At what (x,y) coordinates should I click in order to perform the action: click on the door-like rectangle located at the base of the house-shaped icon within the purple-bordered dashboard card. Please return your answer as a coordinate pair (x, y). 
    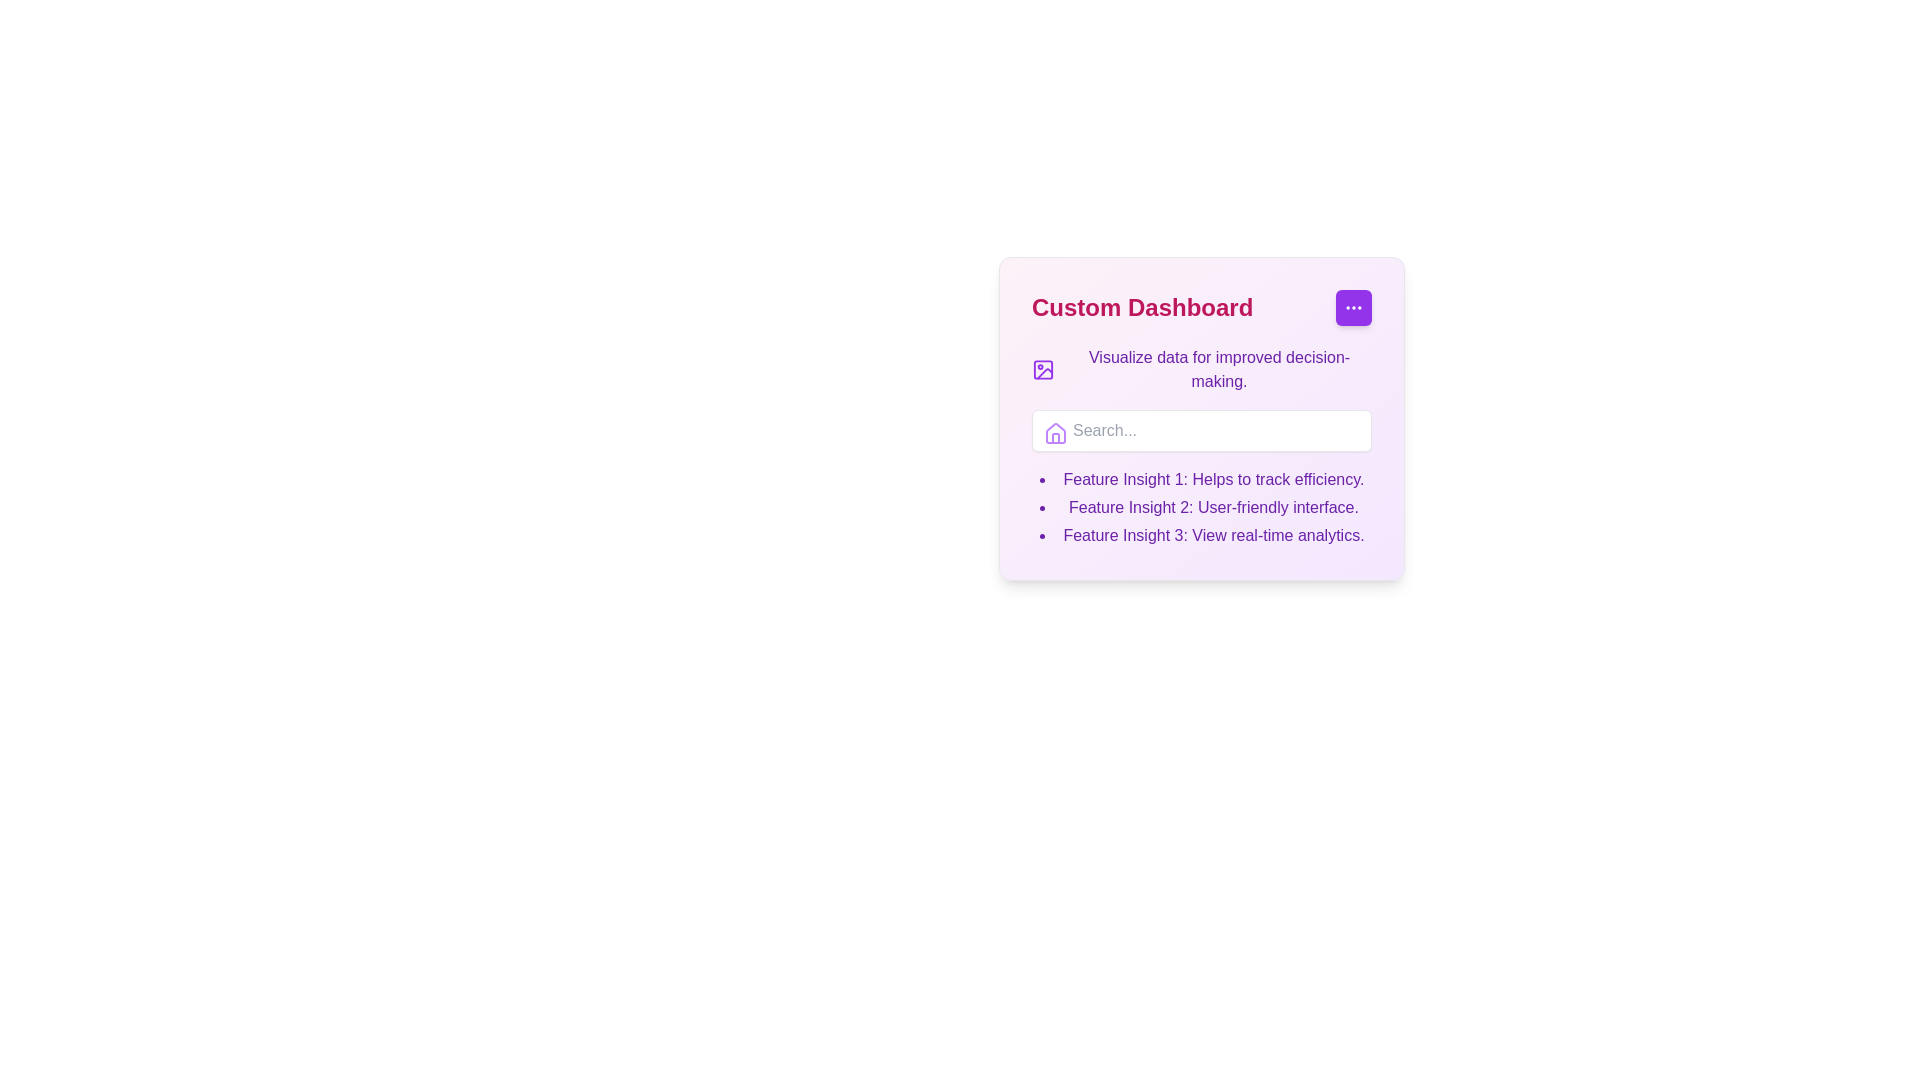
    Looking at the image, I should click on (1055, 437).